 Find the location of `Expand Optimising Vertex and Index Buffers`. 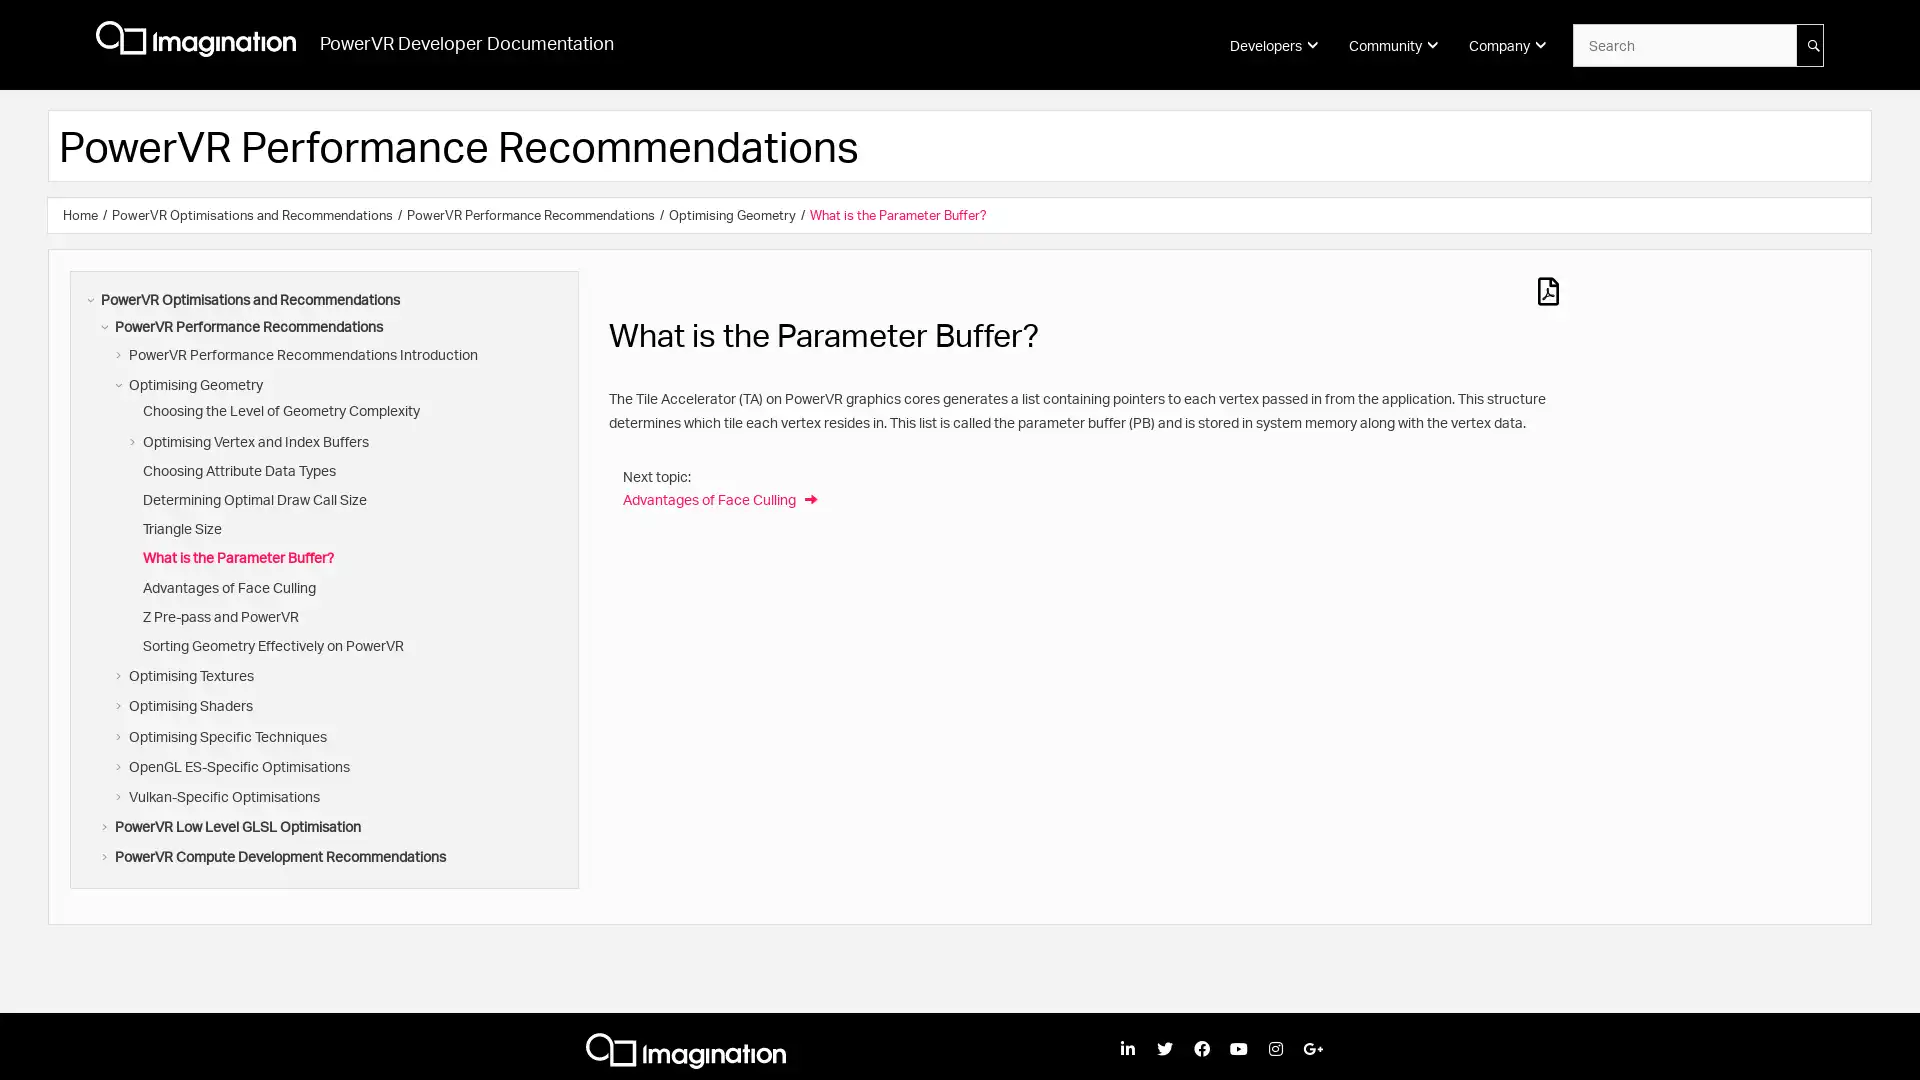

Expand Optimising Vertex and Index Buffers is located at coordinates (133, 440).